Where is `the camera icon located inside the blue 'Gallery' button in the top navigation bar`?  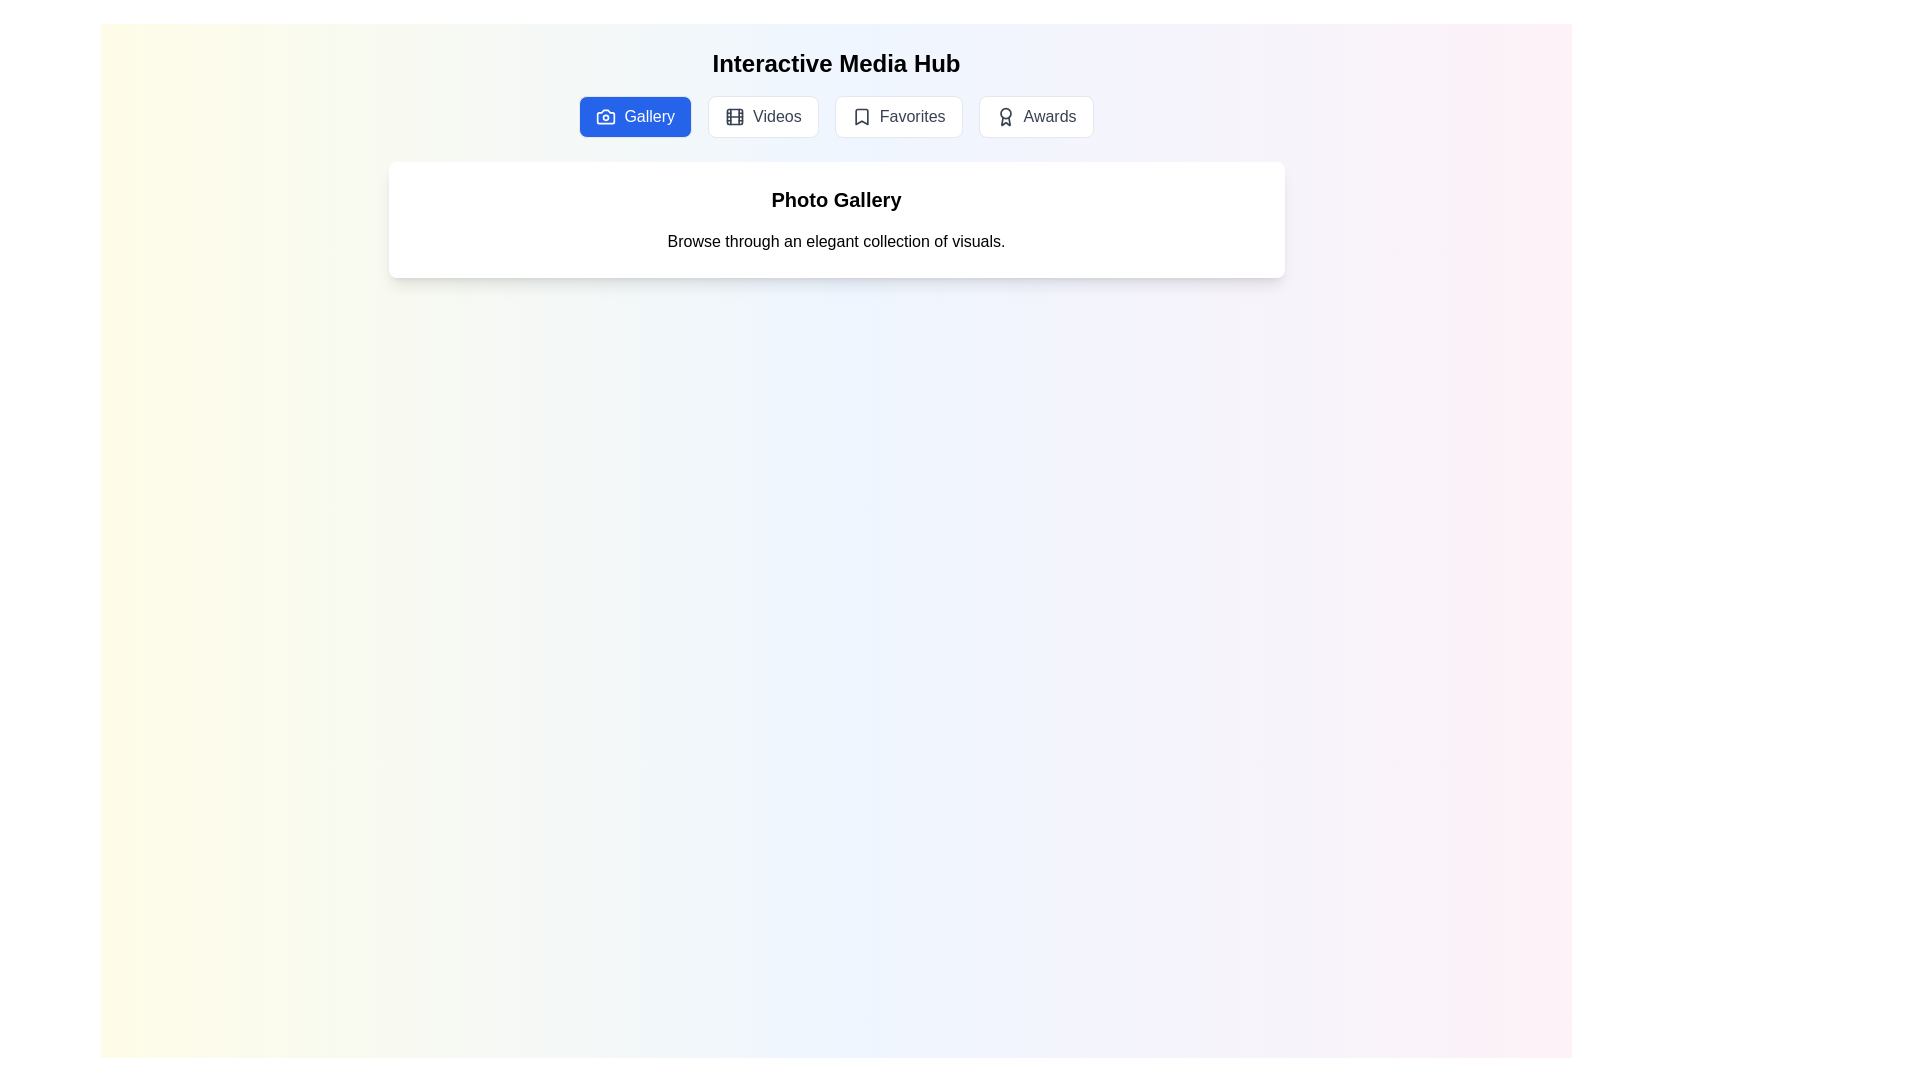
the camera icon located inside the blue 'Gallery' button in the top navigation bar is located at coordinates (605, 116).